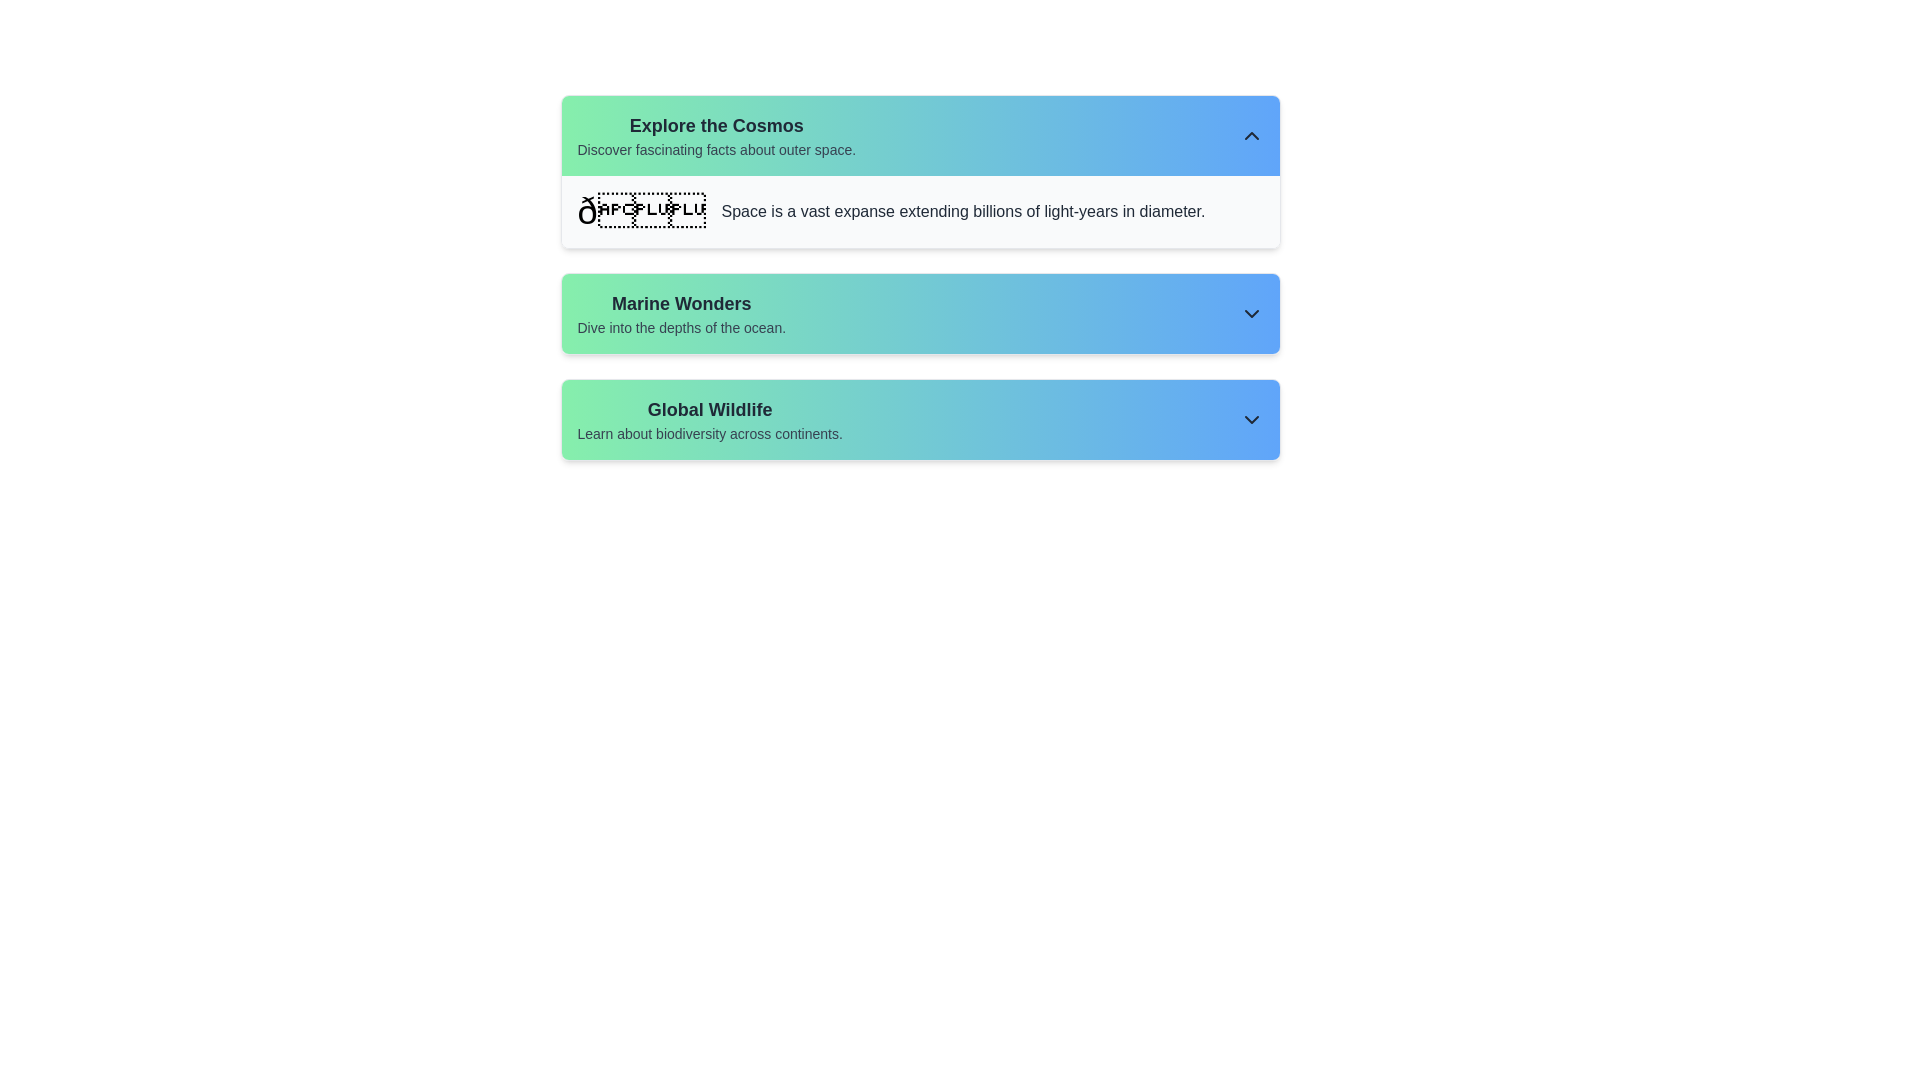 The height and width of the screenshot is (1080, 1920). I want to click on the collapsible list item titled 'Marine Wonders', so click(919, 313).